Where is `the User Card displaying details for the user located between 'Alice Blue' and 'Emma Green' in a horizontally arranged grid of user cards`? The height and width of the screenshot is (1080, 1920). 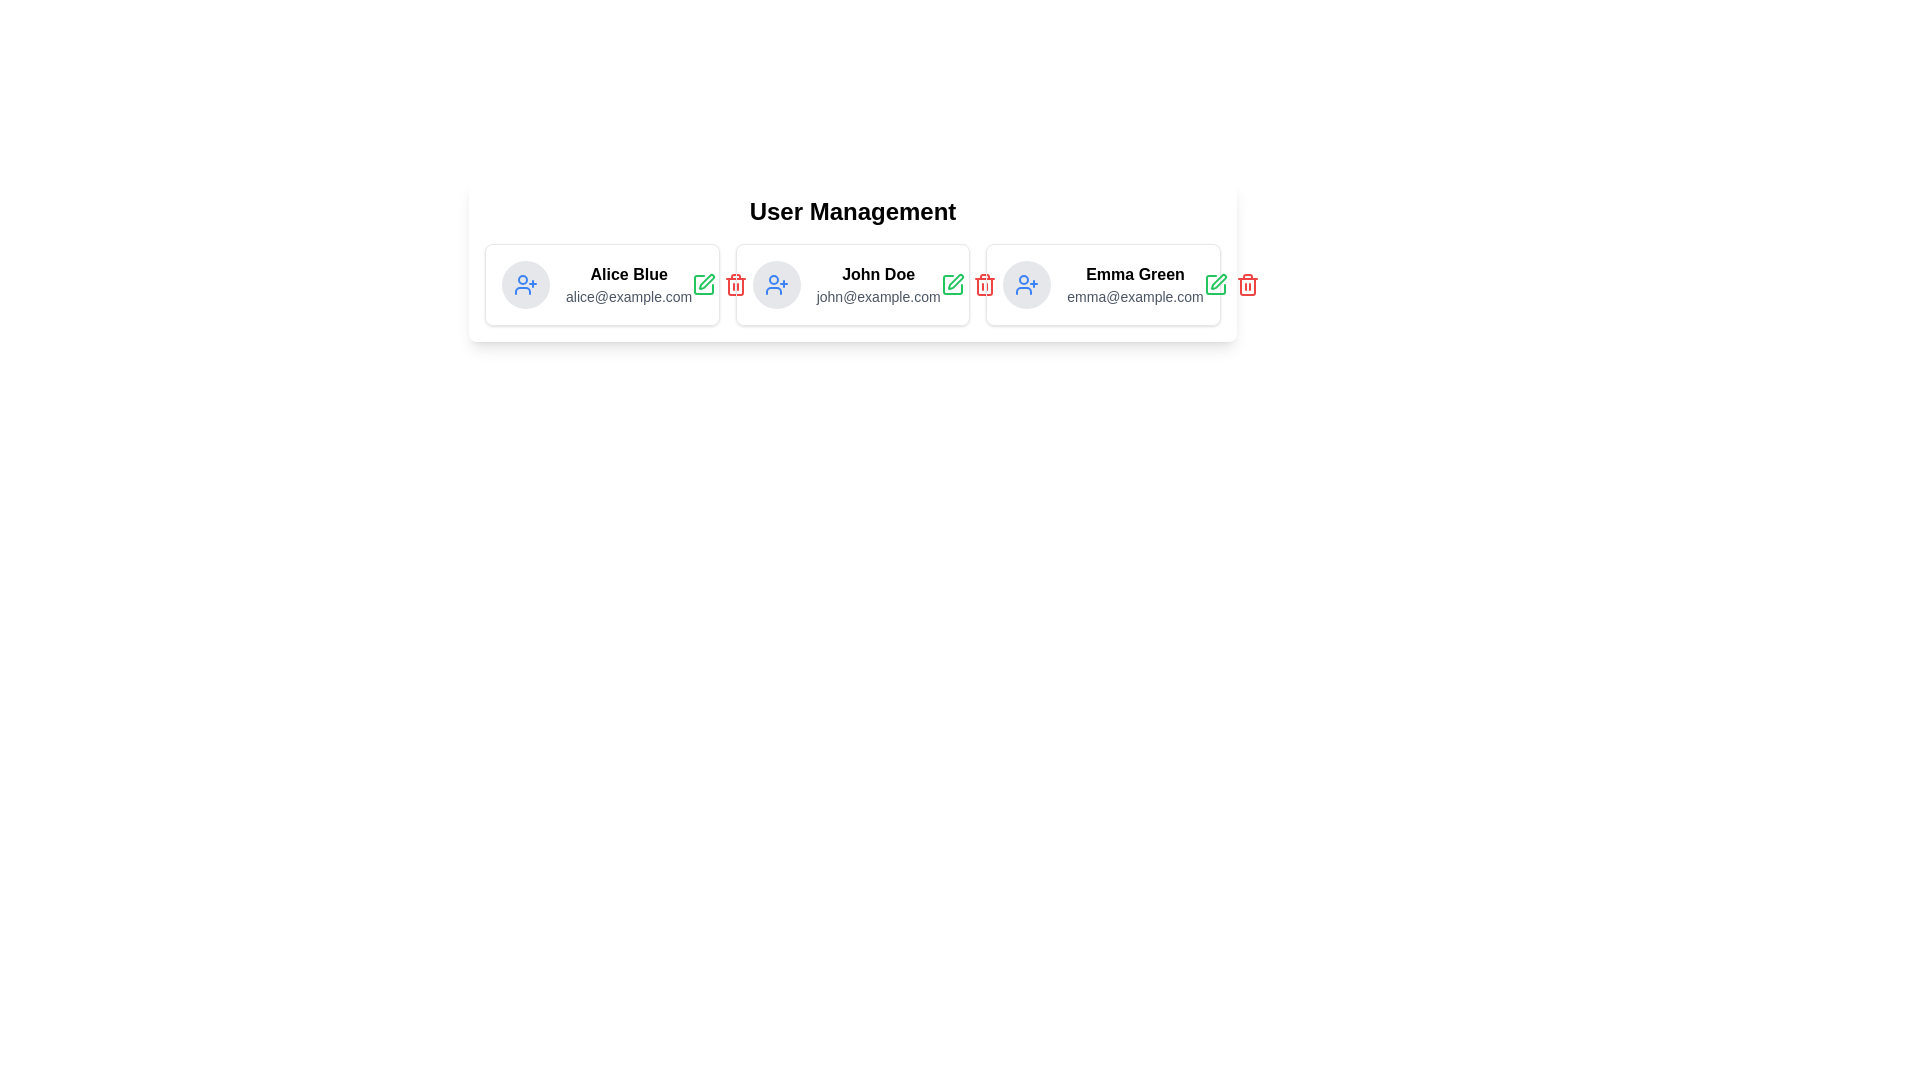 the User Card displaying details for the user located between 'Alice Blue' and 'Emma Green' in a horizontally arranged grid of user cards is located at coordinates (853, 285).